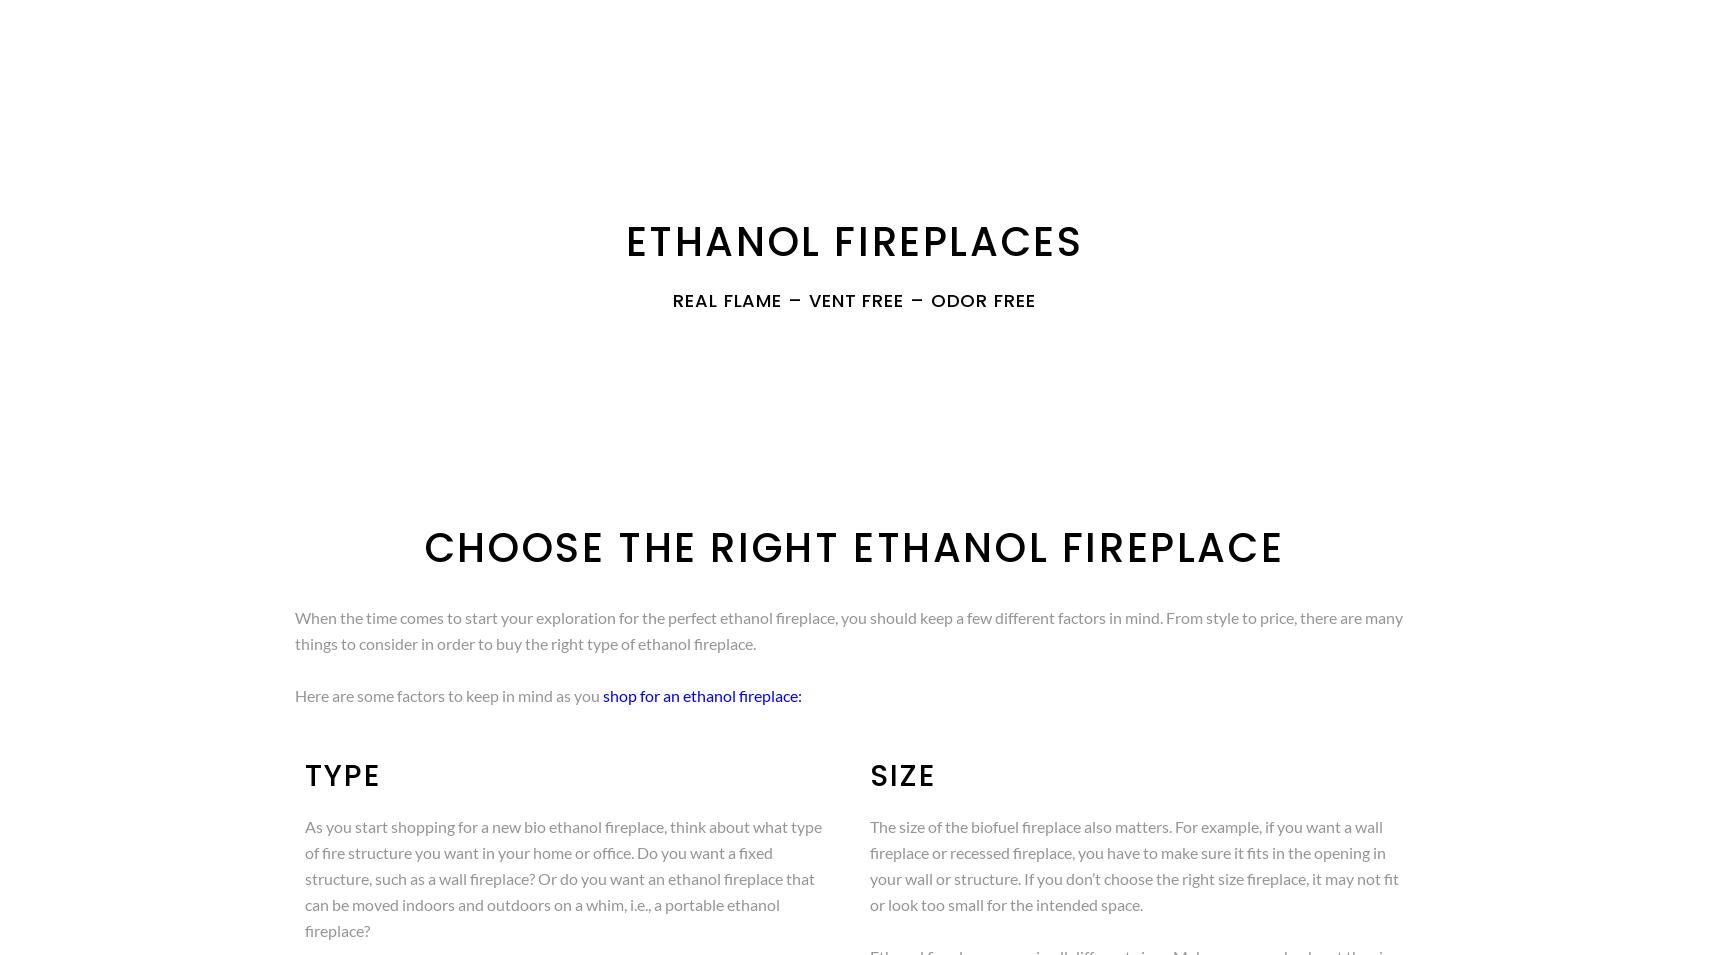  What do you see at coordinates (852, 241) in the screenshot?
I see `'ETHANOL FIREPLACES'` at bounding box center [852, 241].